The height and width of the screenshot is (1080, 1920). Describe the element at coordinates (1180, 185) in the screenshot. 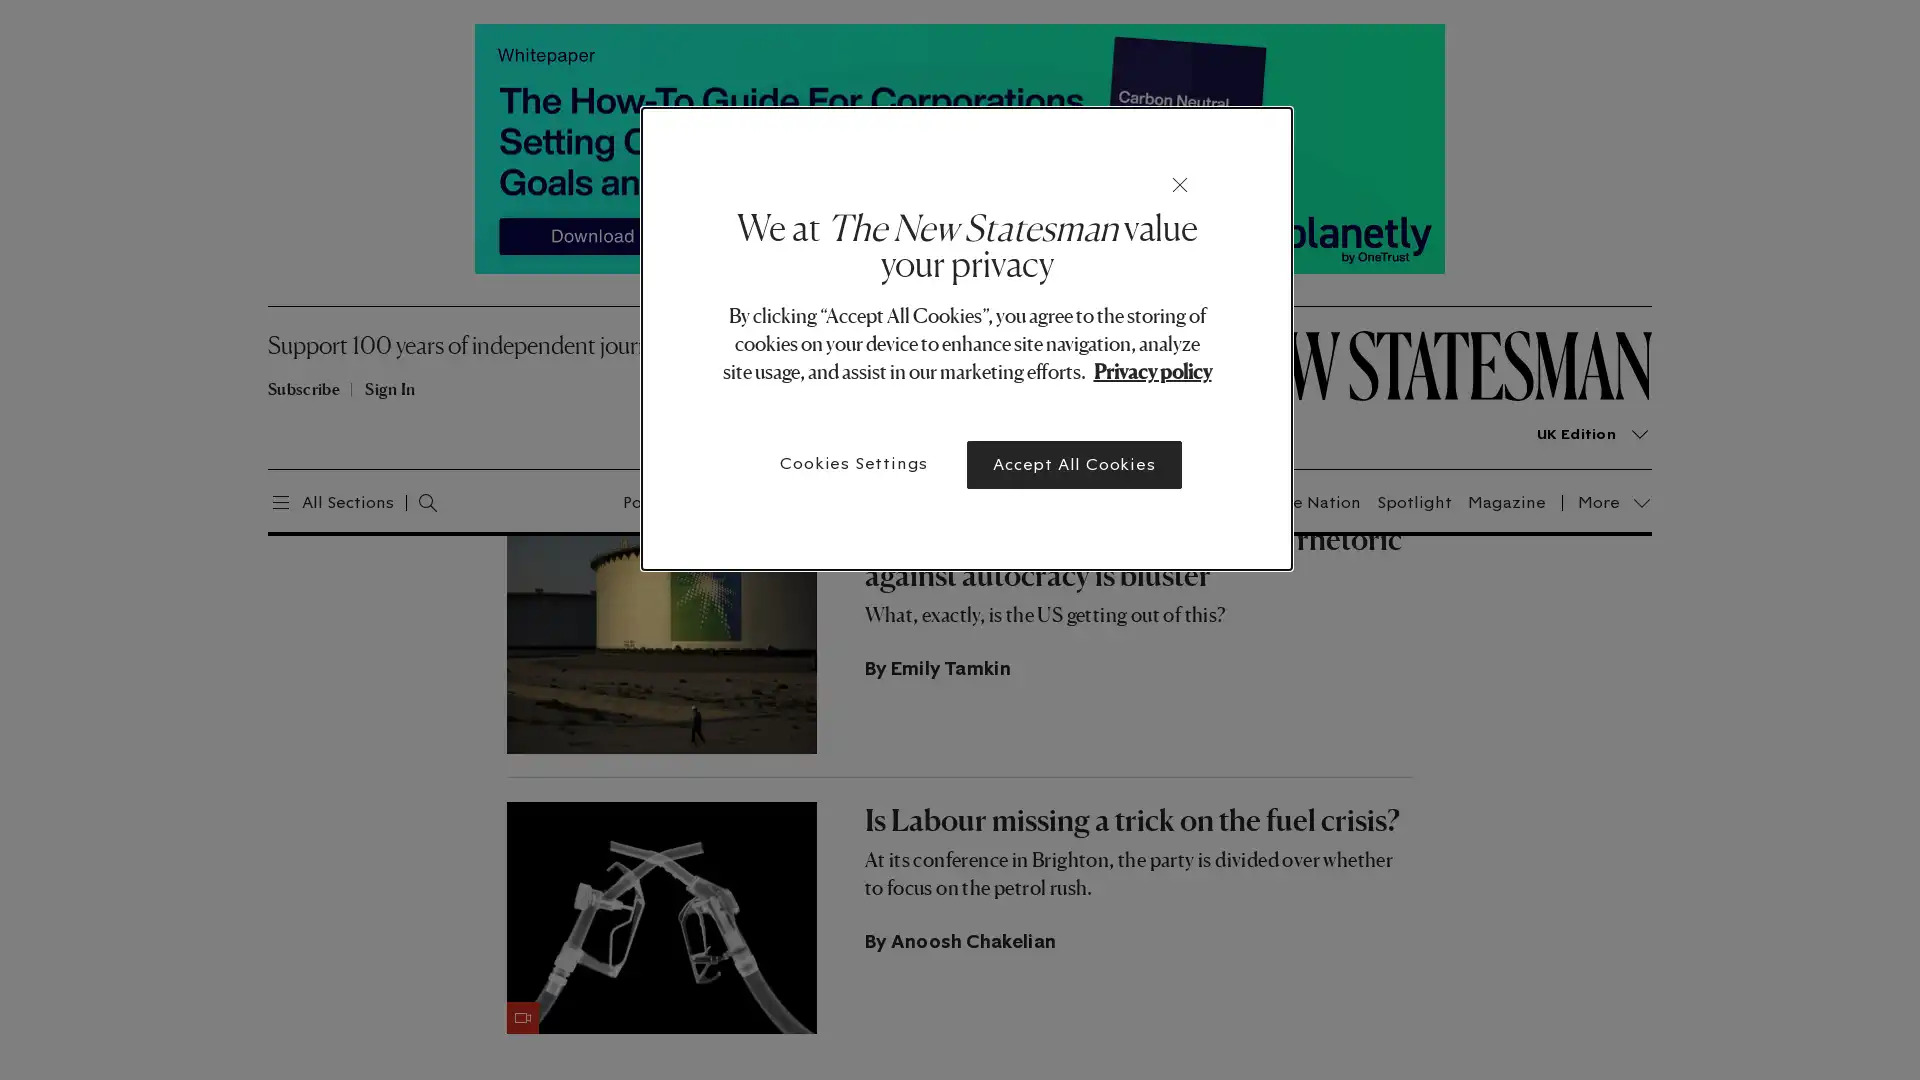

I see `Close` at that location.